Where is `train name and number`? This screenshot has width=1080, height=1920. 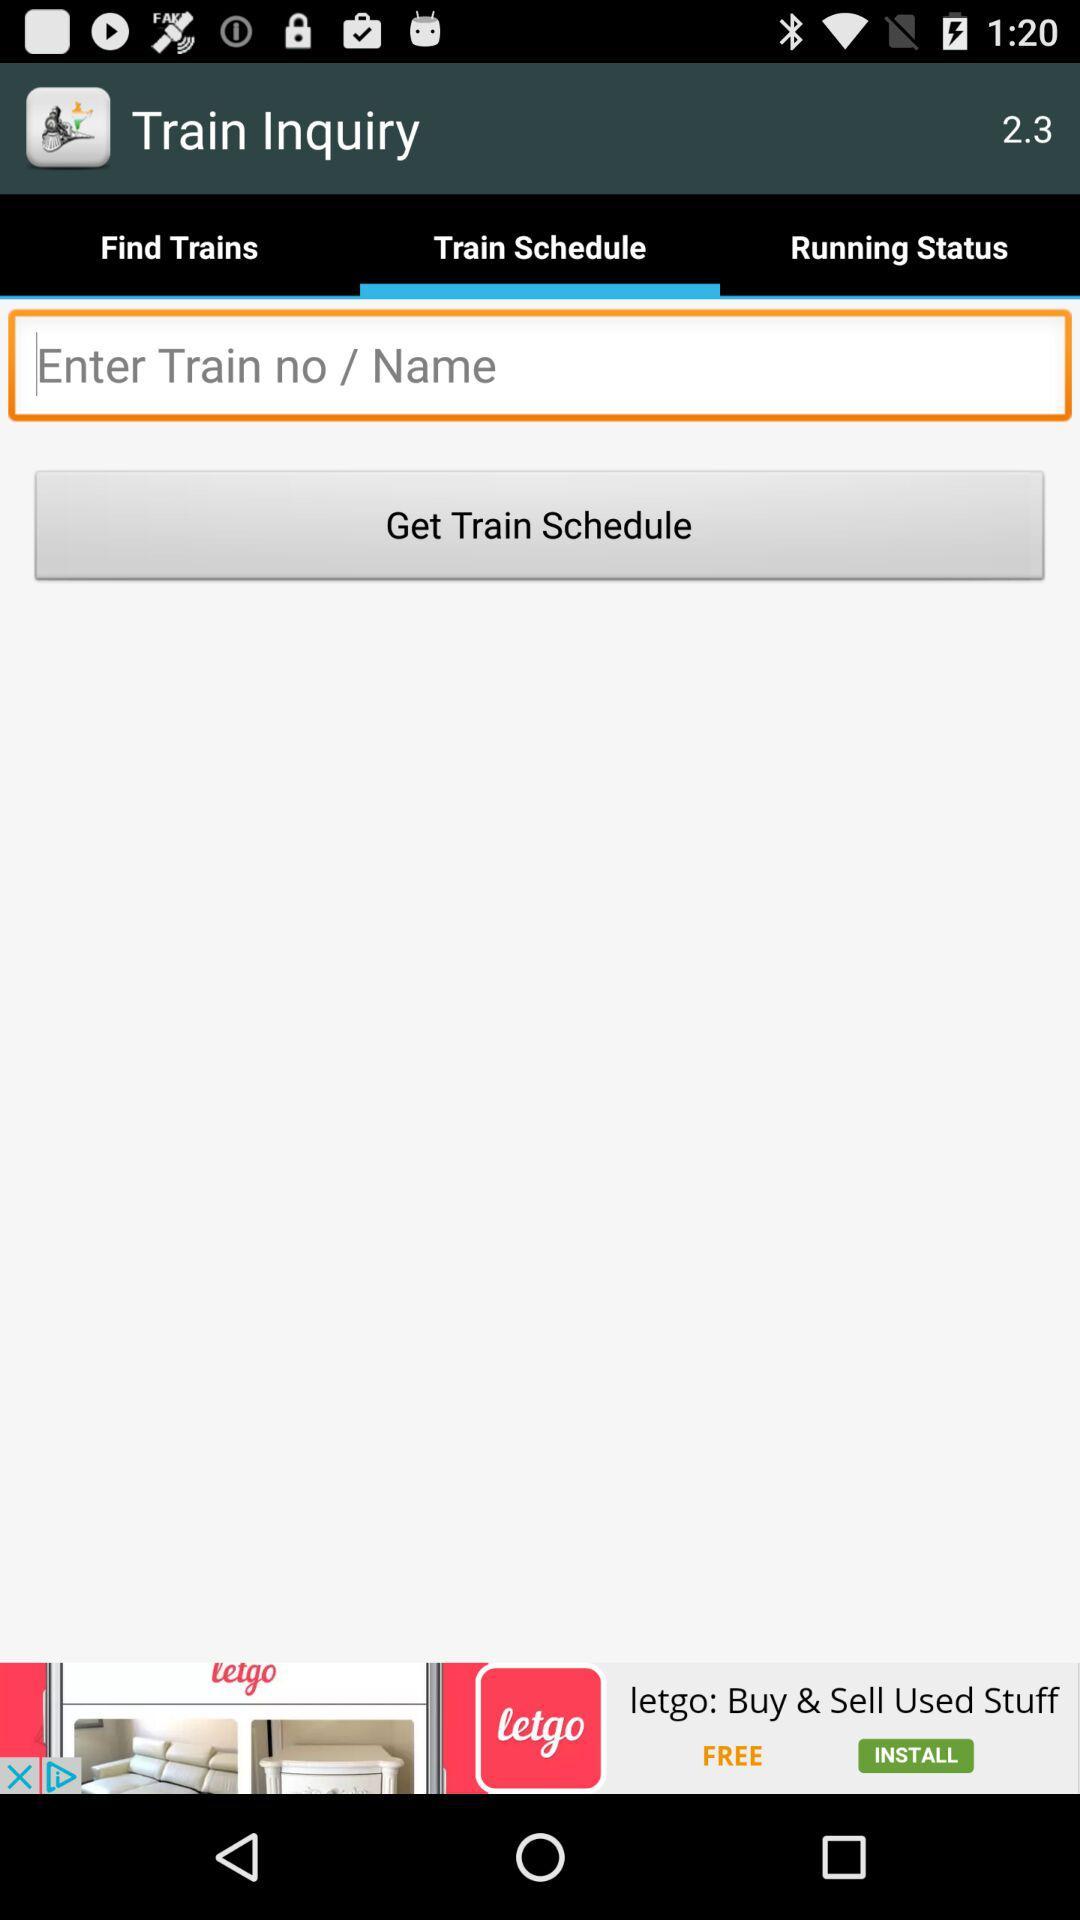
train name and number is located at coordinates (540, 370).